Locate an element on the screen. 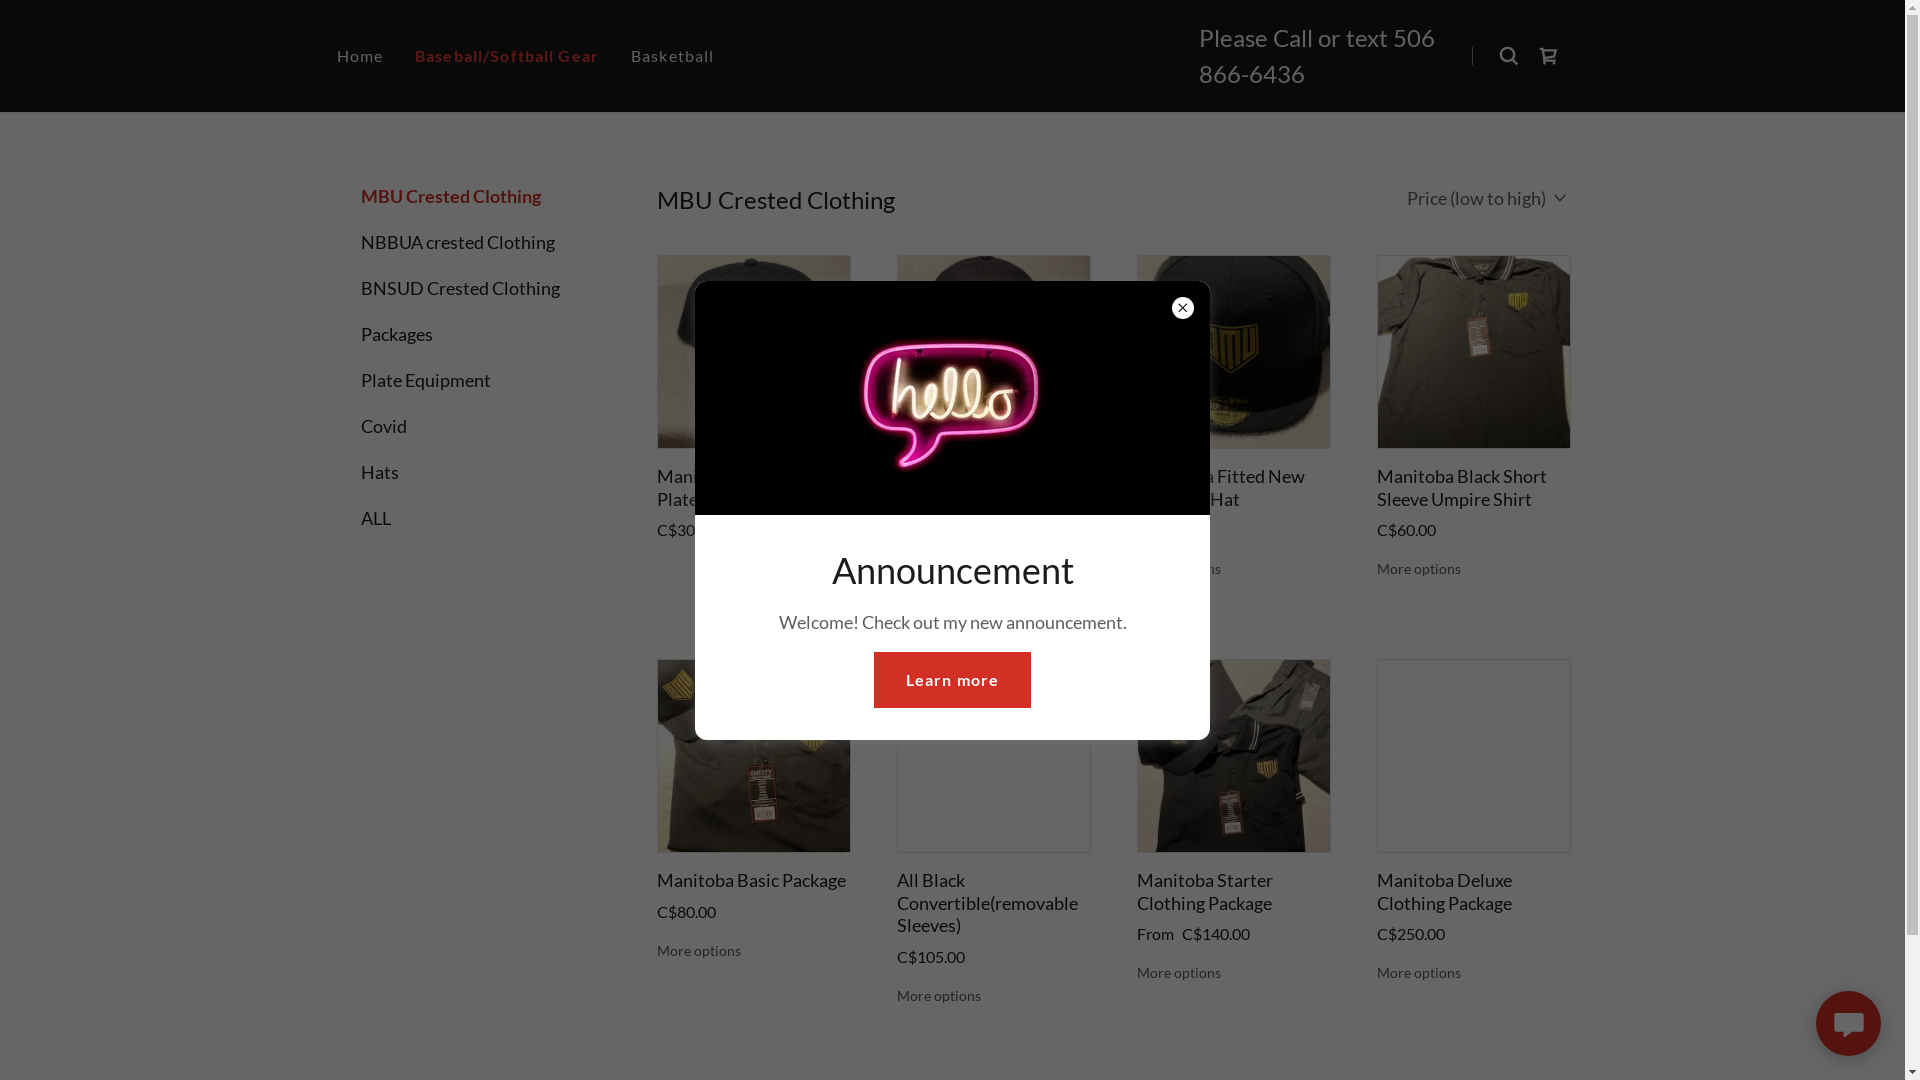 The image size is (1920, 1080). 'Learn more' is located at coordinates (951, 678).